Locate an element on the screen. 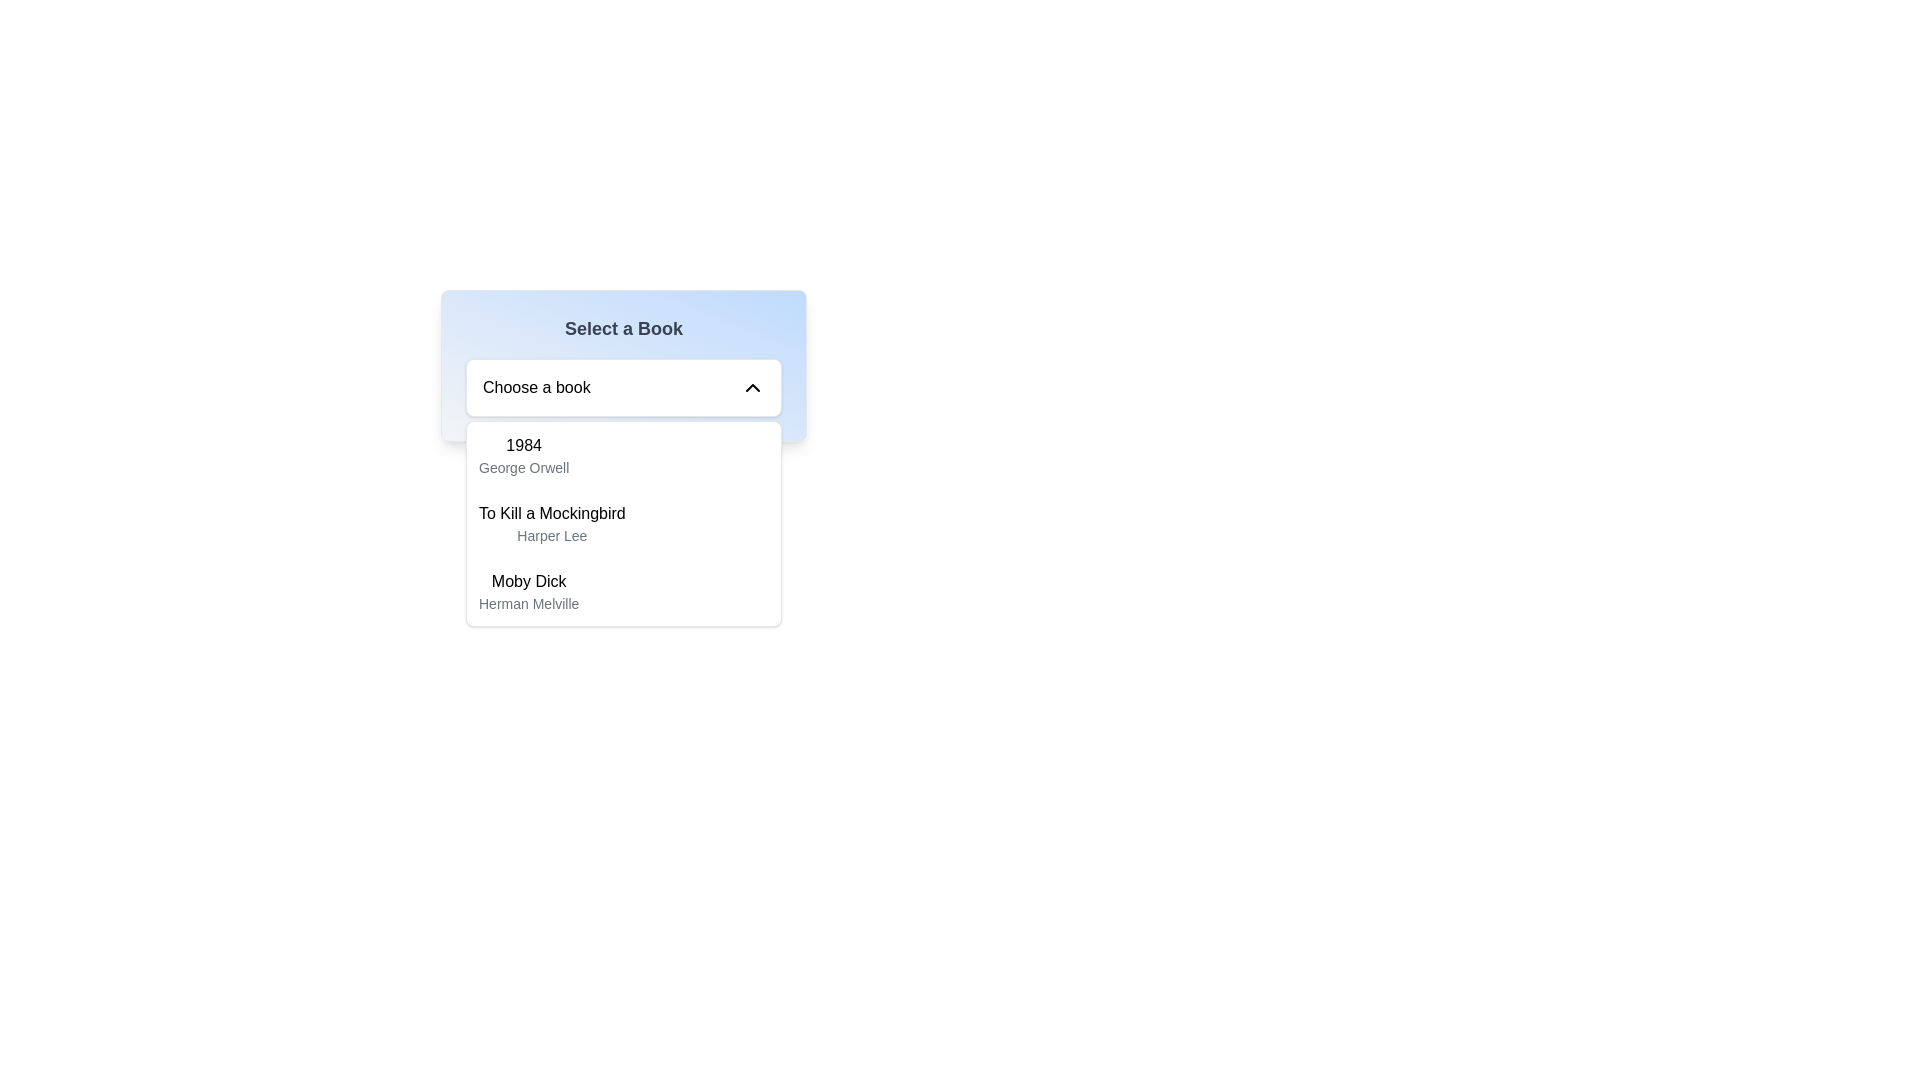 The image size is (1920, 1080). the selectable list item titled 'Moby Dick' by 'Herman Melville' is located at coordinates (623, 590).